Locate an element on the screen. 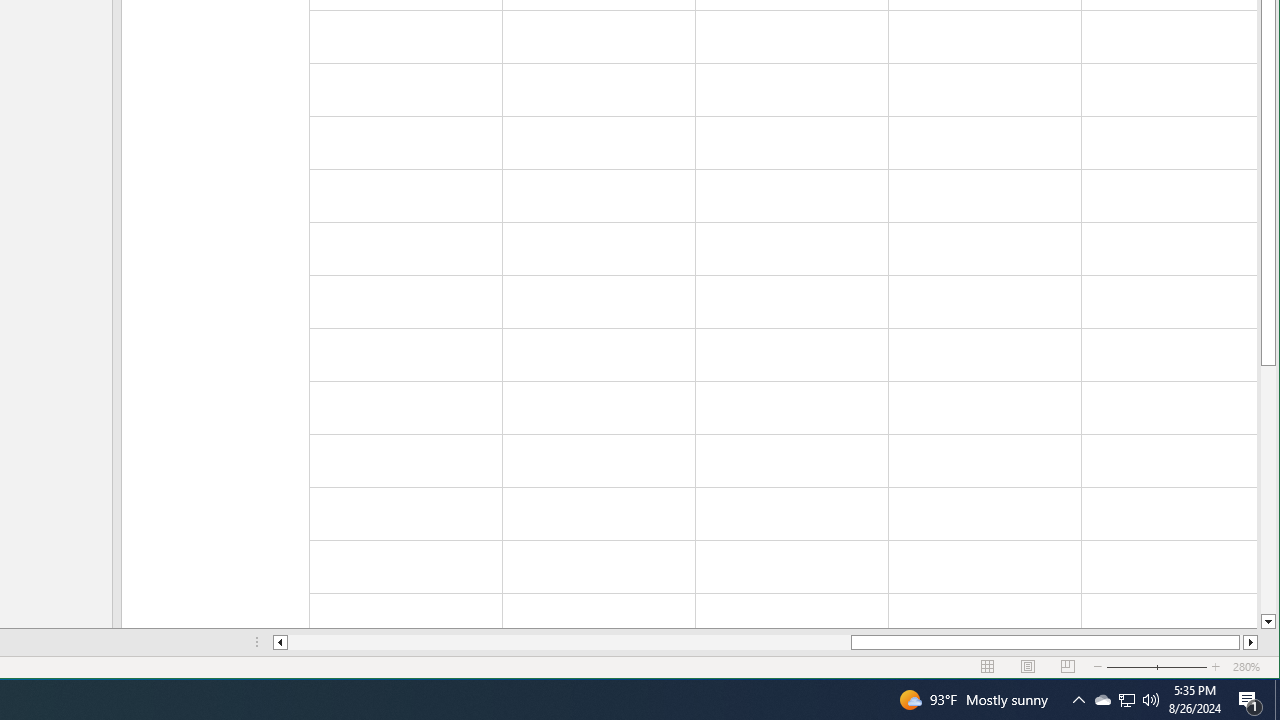 This screenshot has height=720, width=1280. 'Normal' is located at coordinates (988, 667).